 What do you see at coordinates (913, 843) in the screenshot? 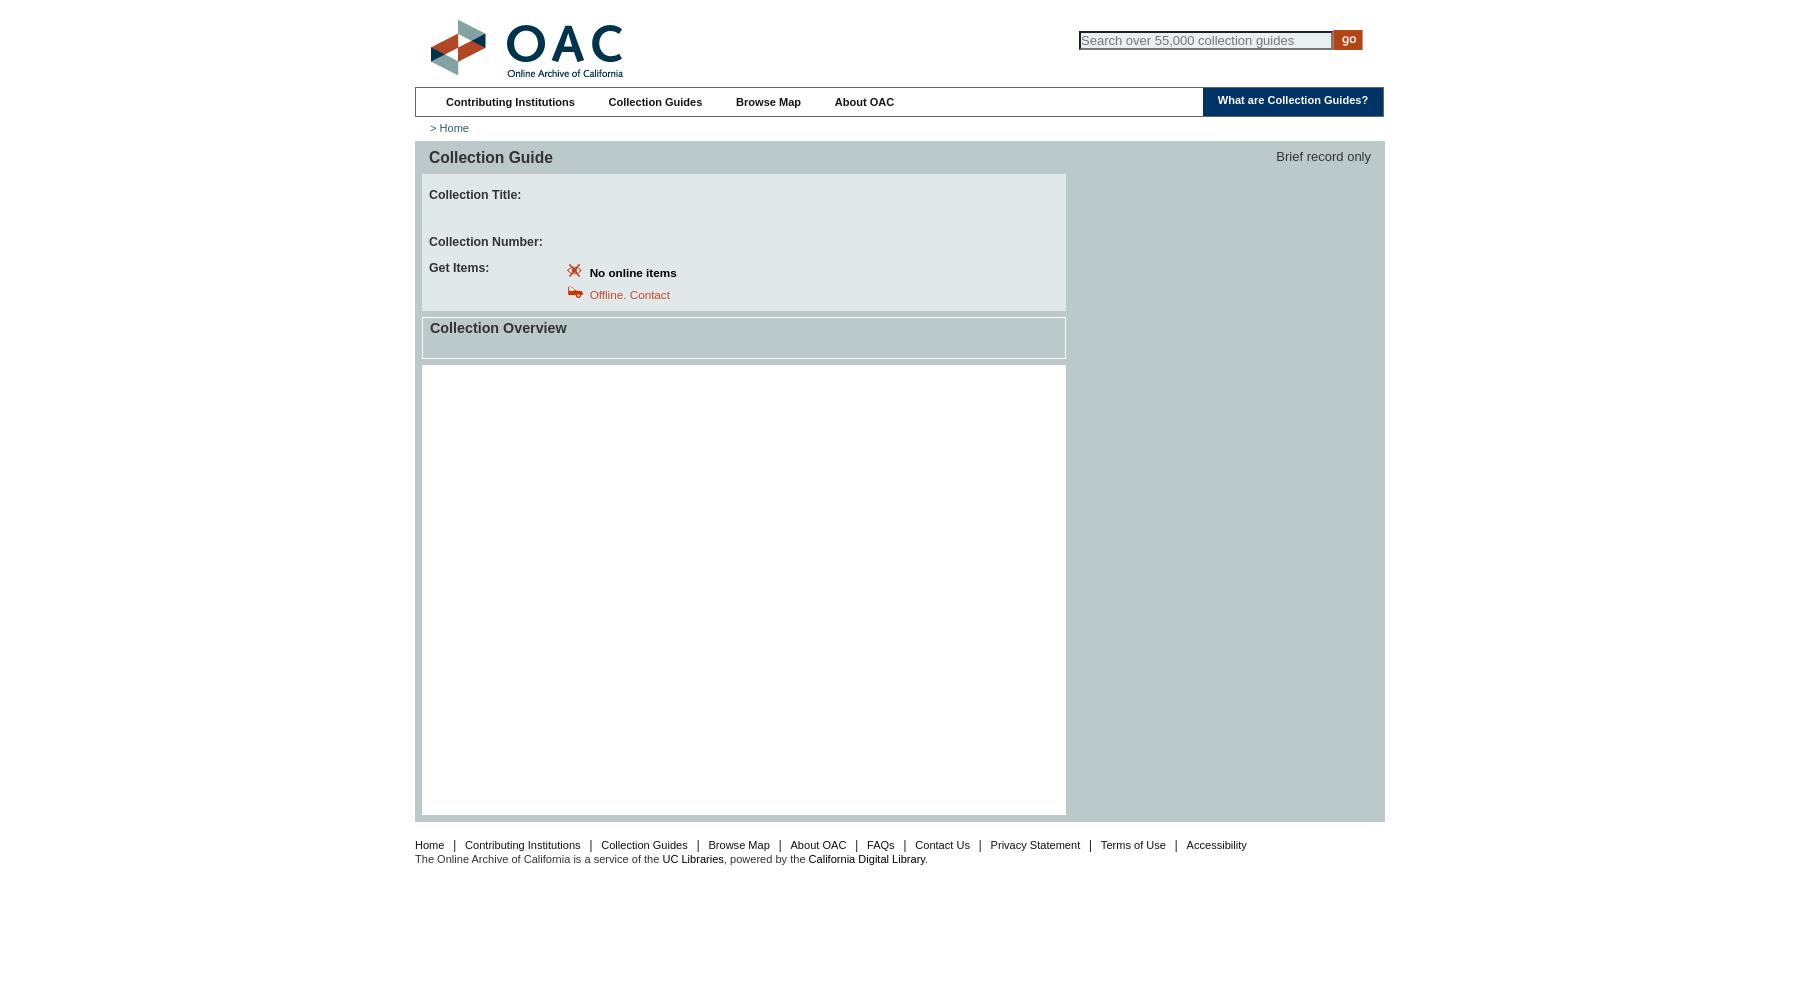
I see `'Contact Us'` at bounding box center [913, 843].